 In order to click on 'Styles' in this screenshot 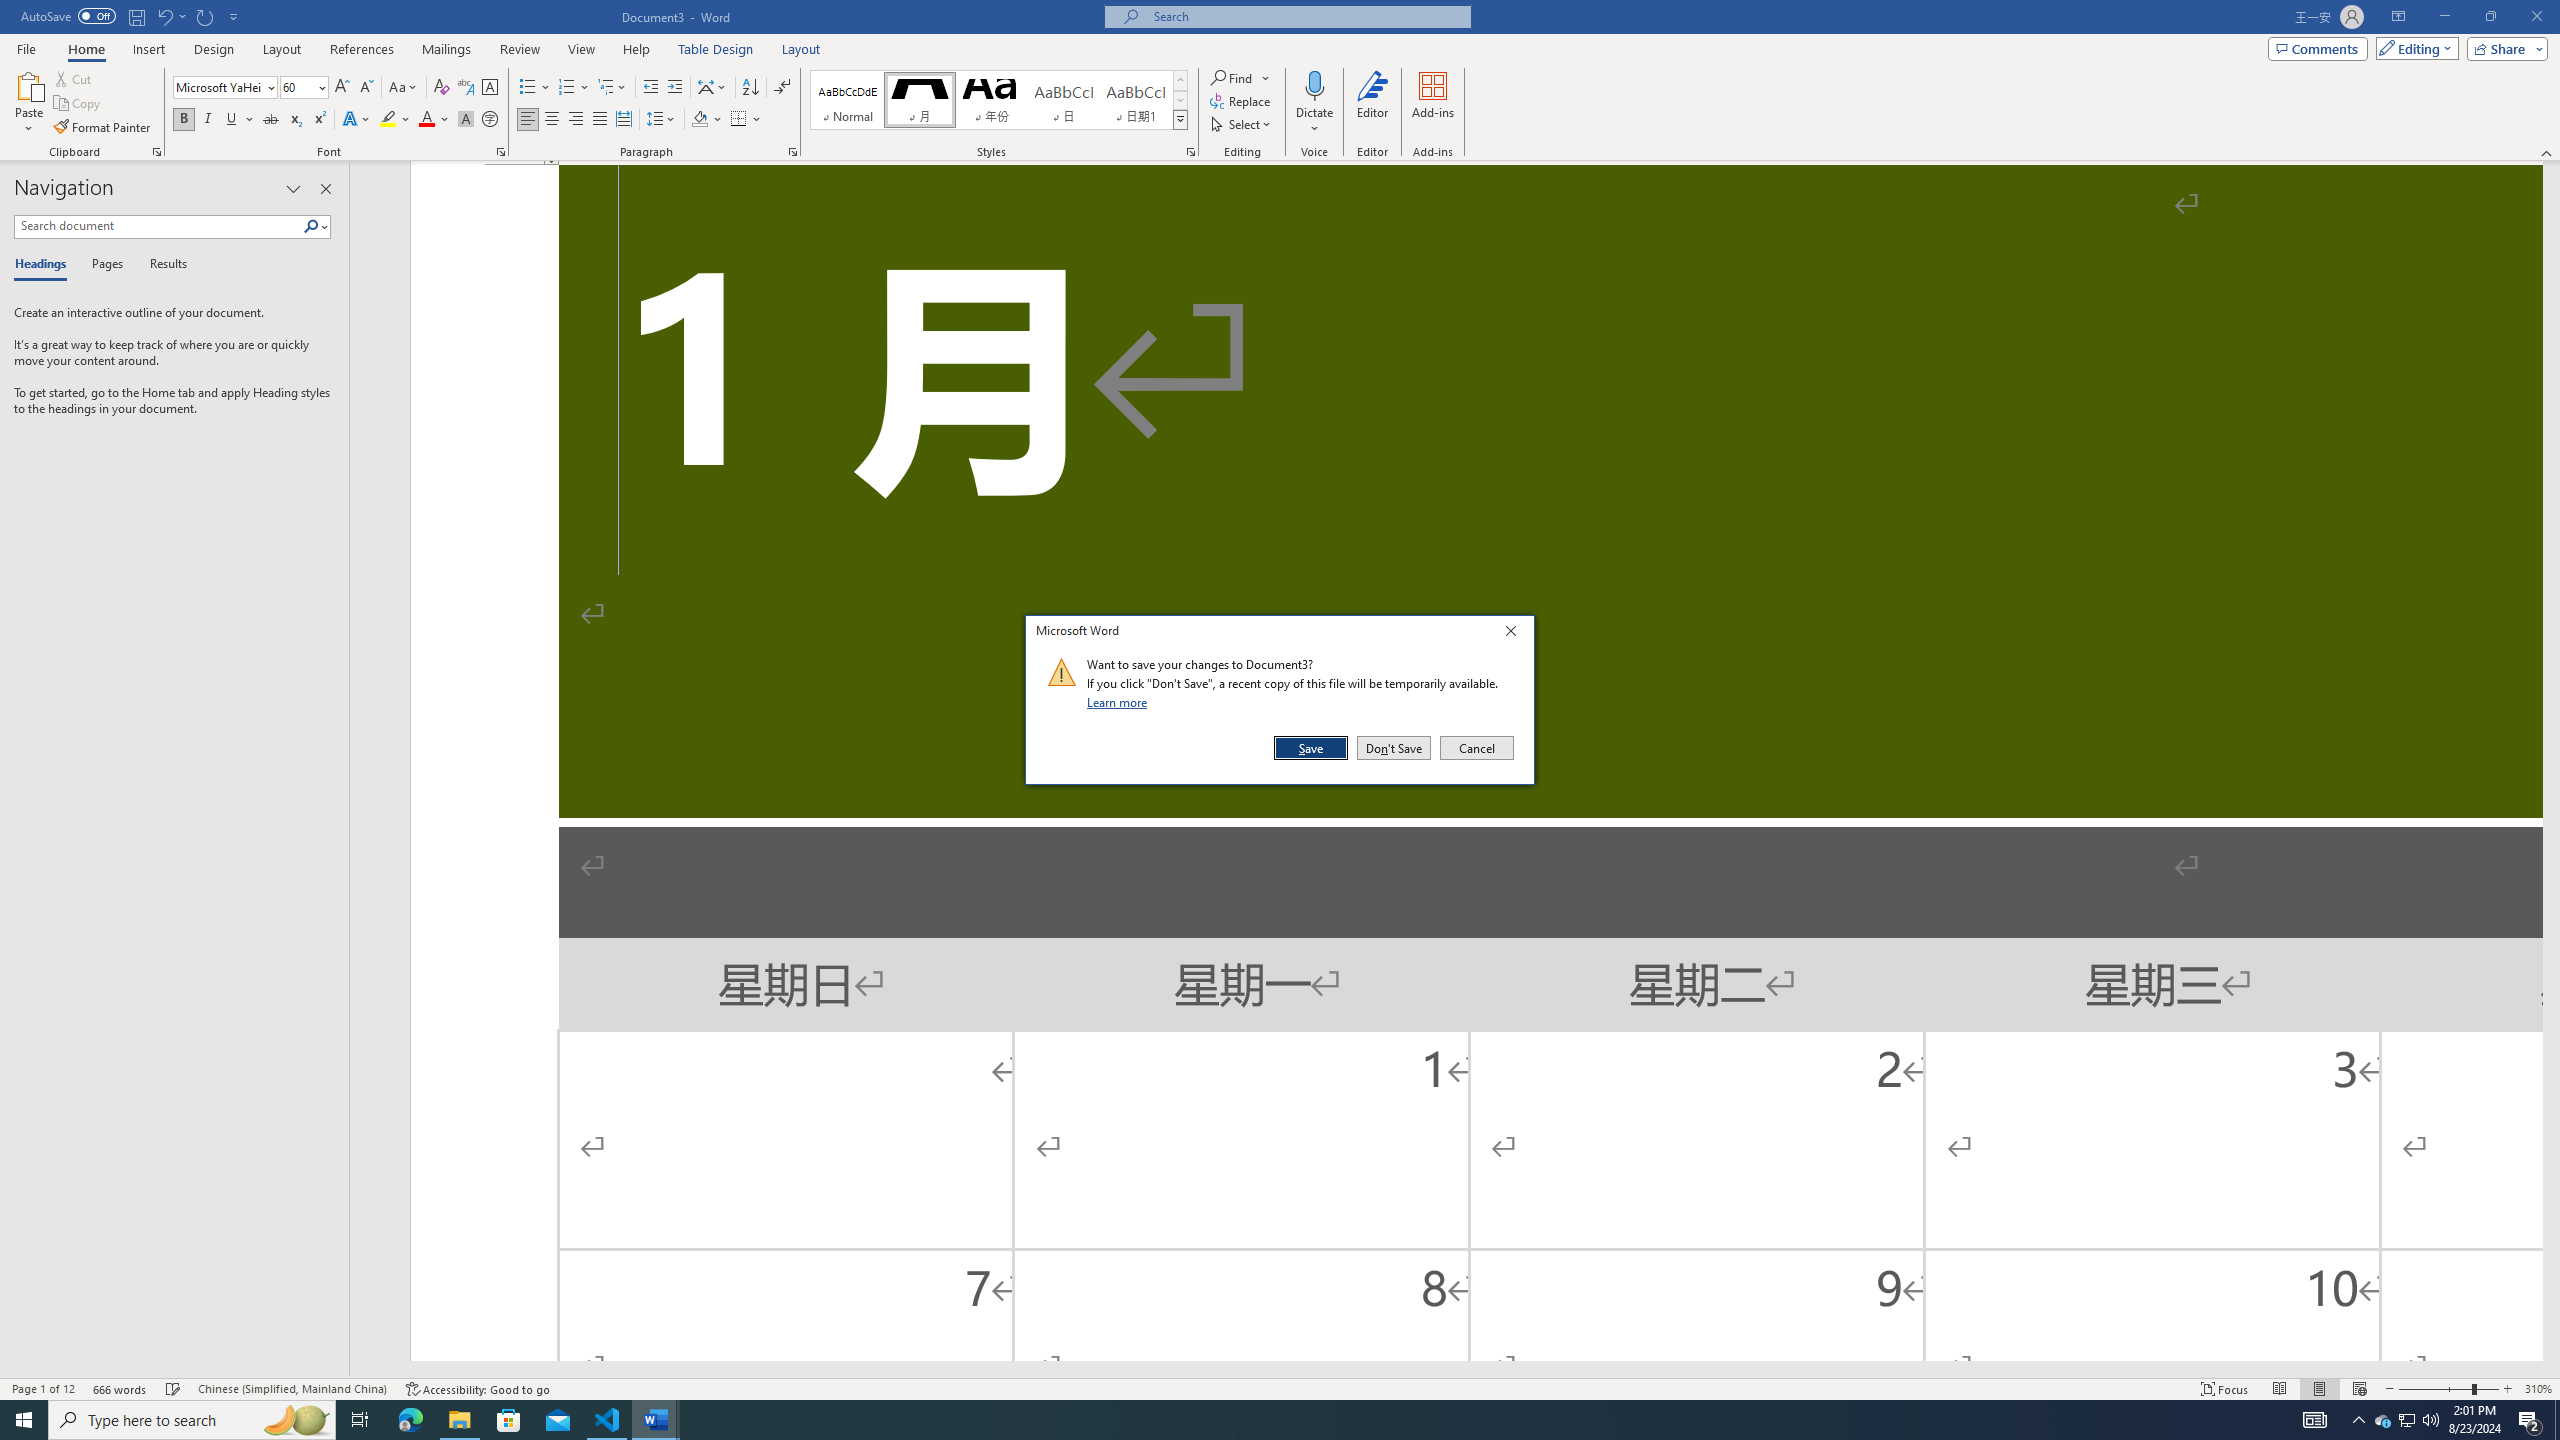, I will do `click(1179, 118)`.